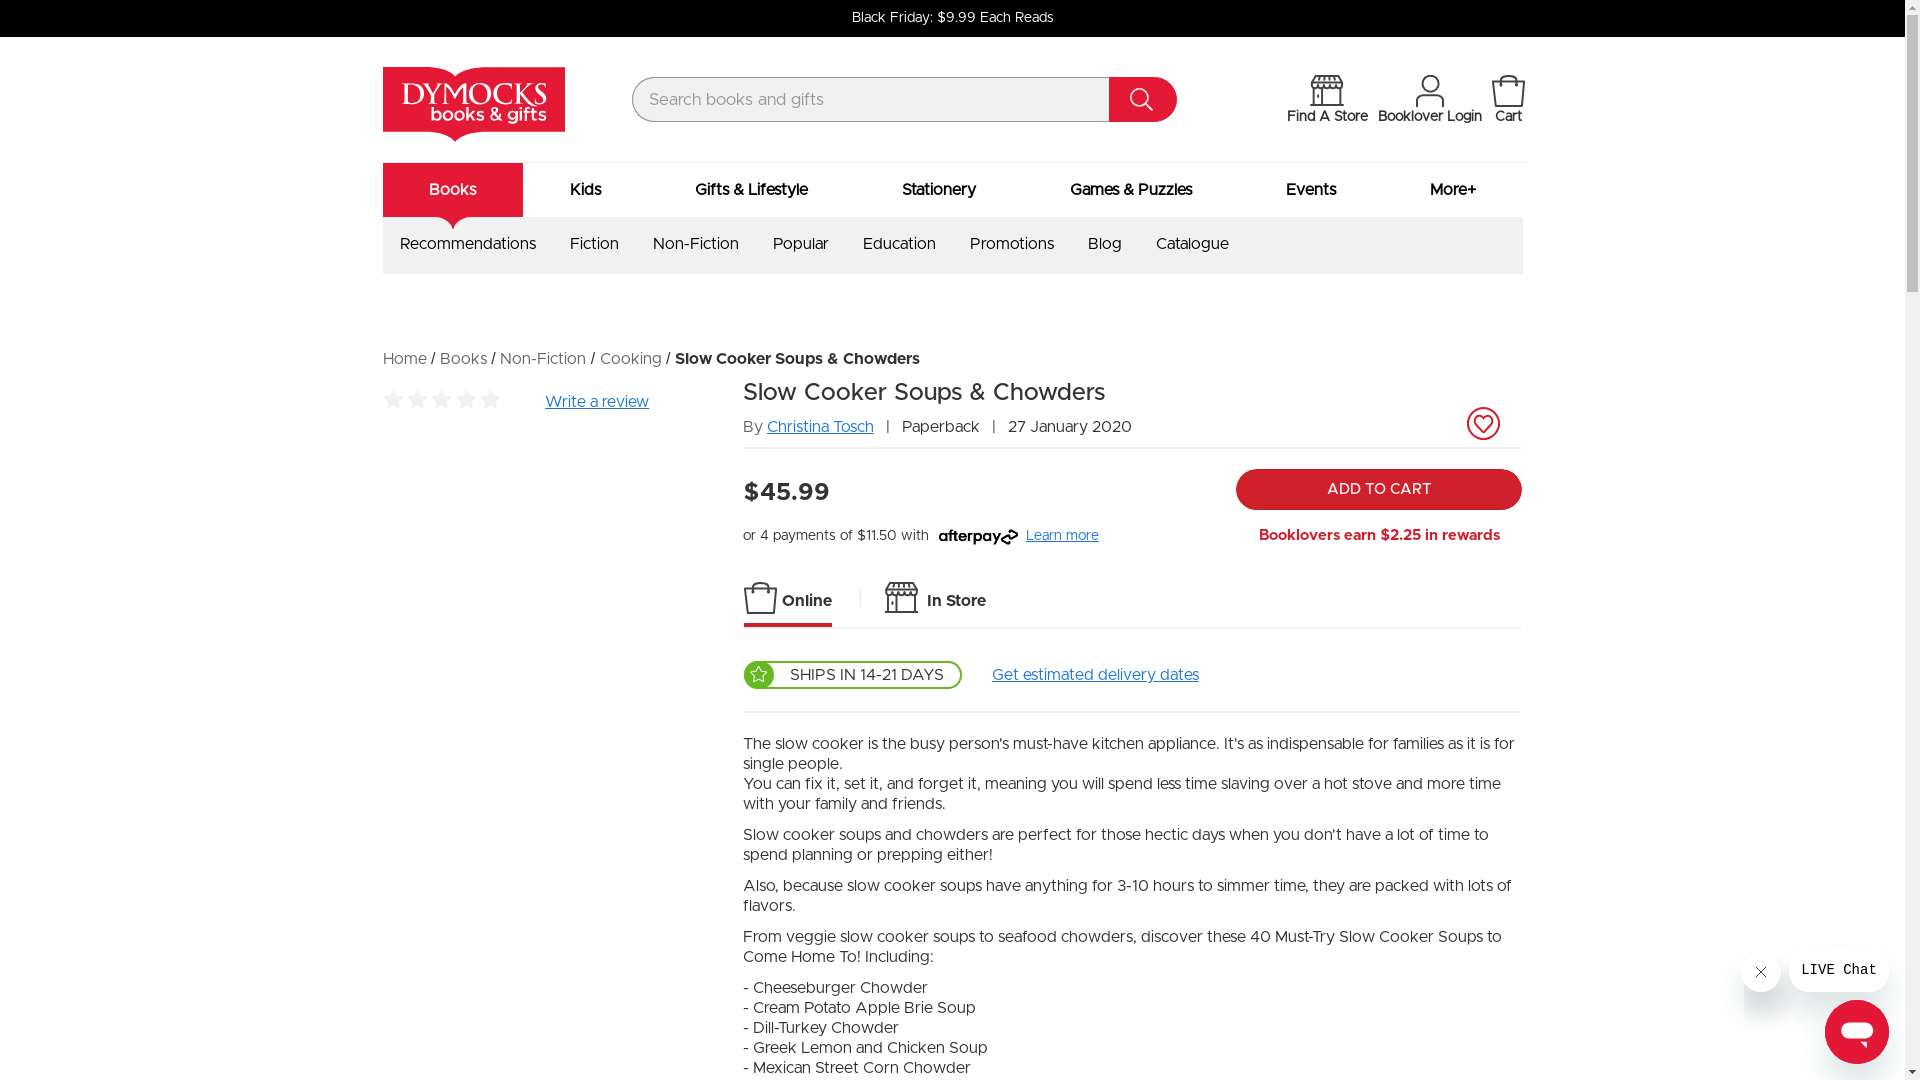  I want to click on 'Learn more', so click(1061, 535).